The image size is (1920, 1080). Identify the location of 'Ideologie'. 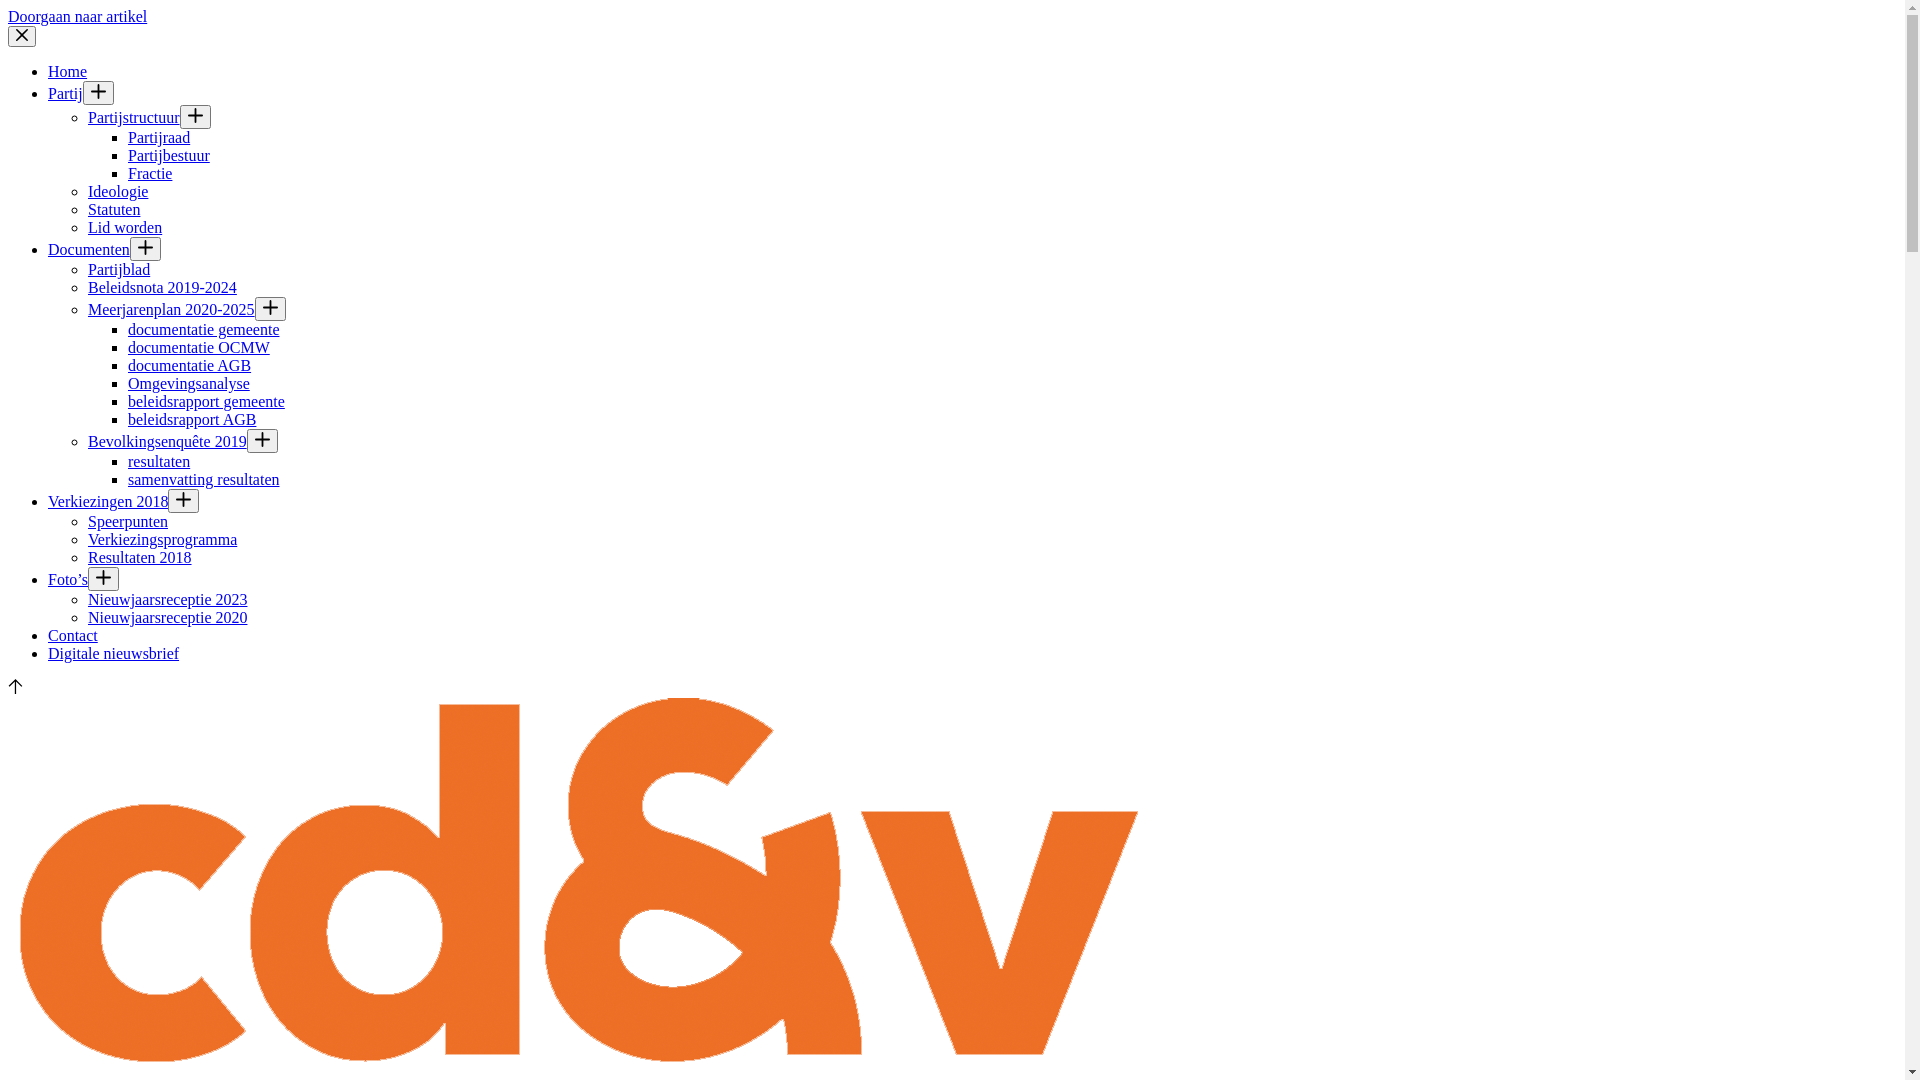
(117, 191).